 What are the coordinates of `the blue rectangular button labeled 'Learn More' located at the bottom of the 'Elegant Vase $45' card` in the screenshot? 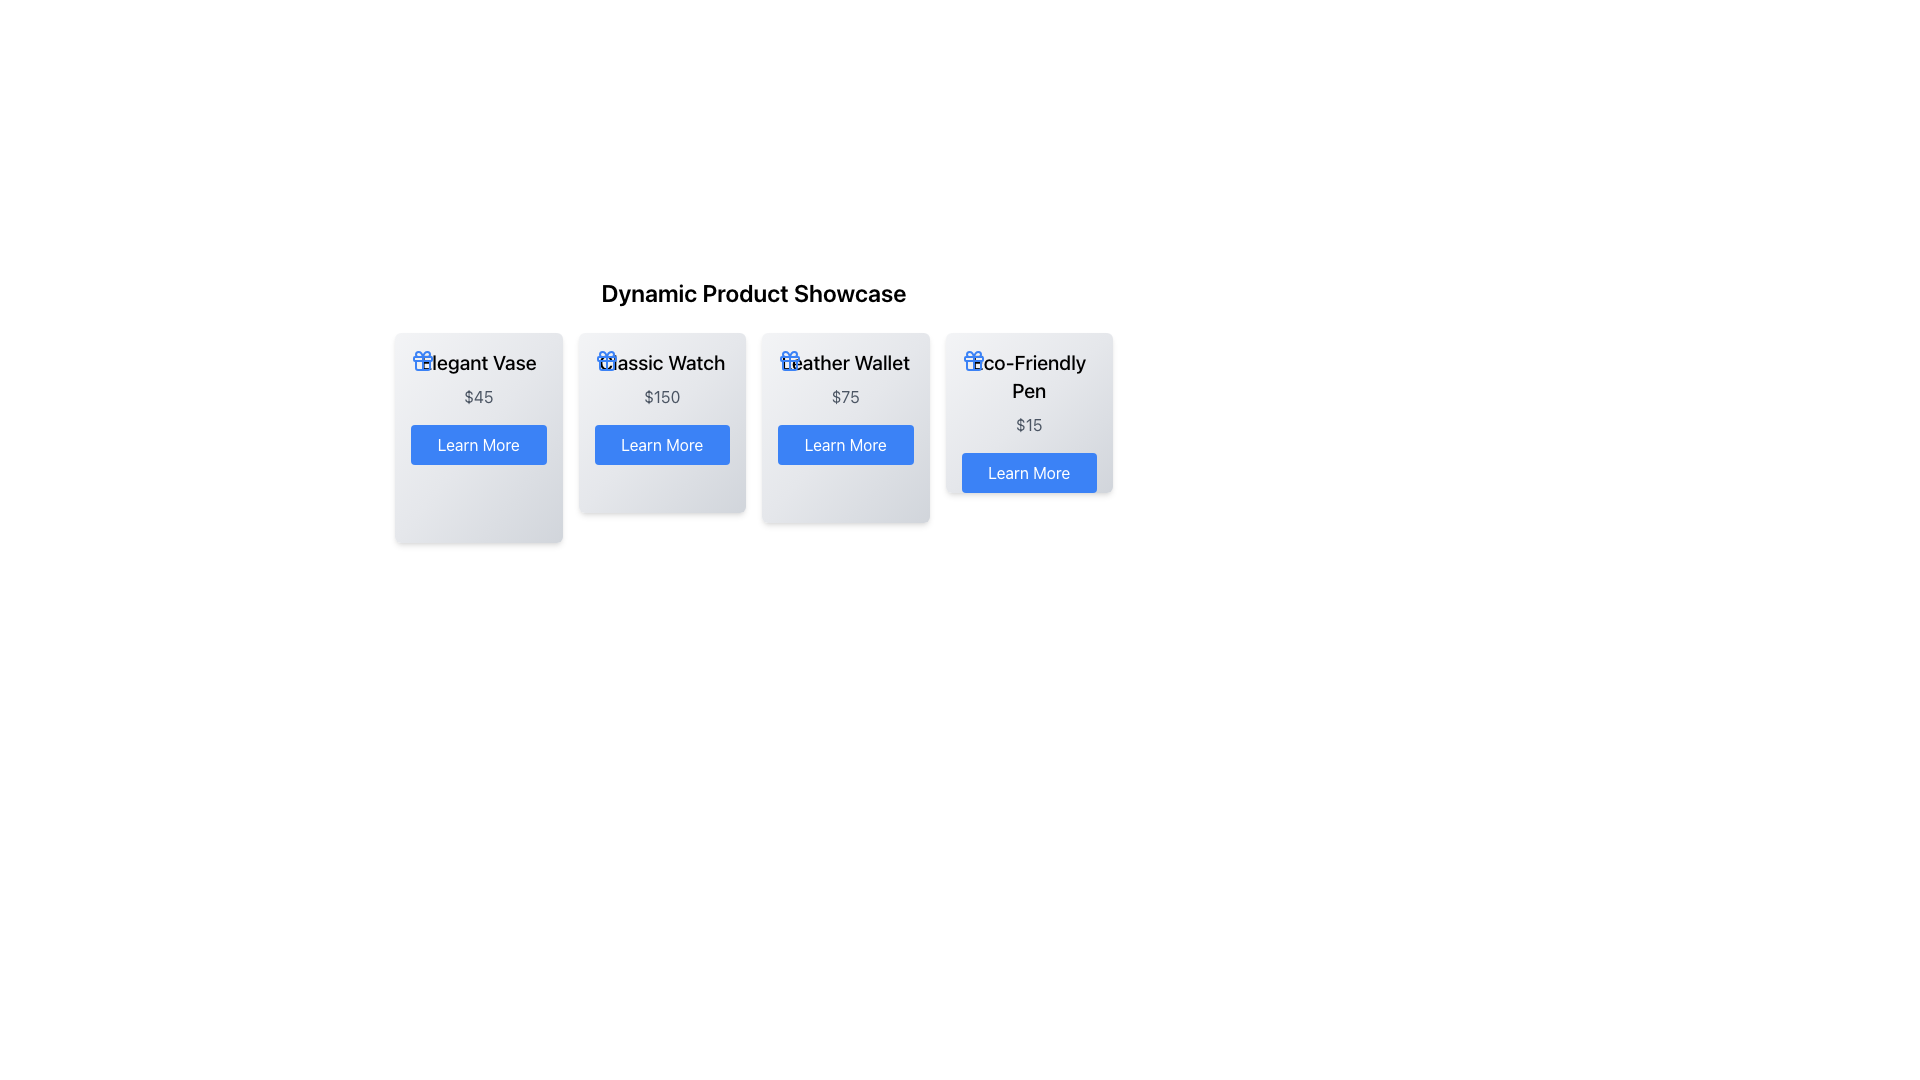 It's located at (477, 443).